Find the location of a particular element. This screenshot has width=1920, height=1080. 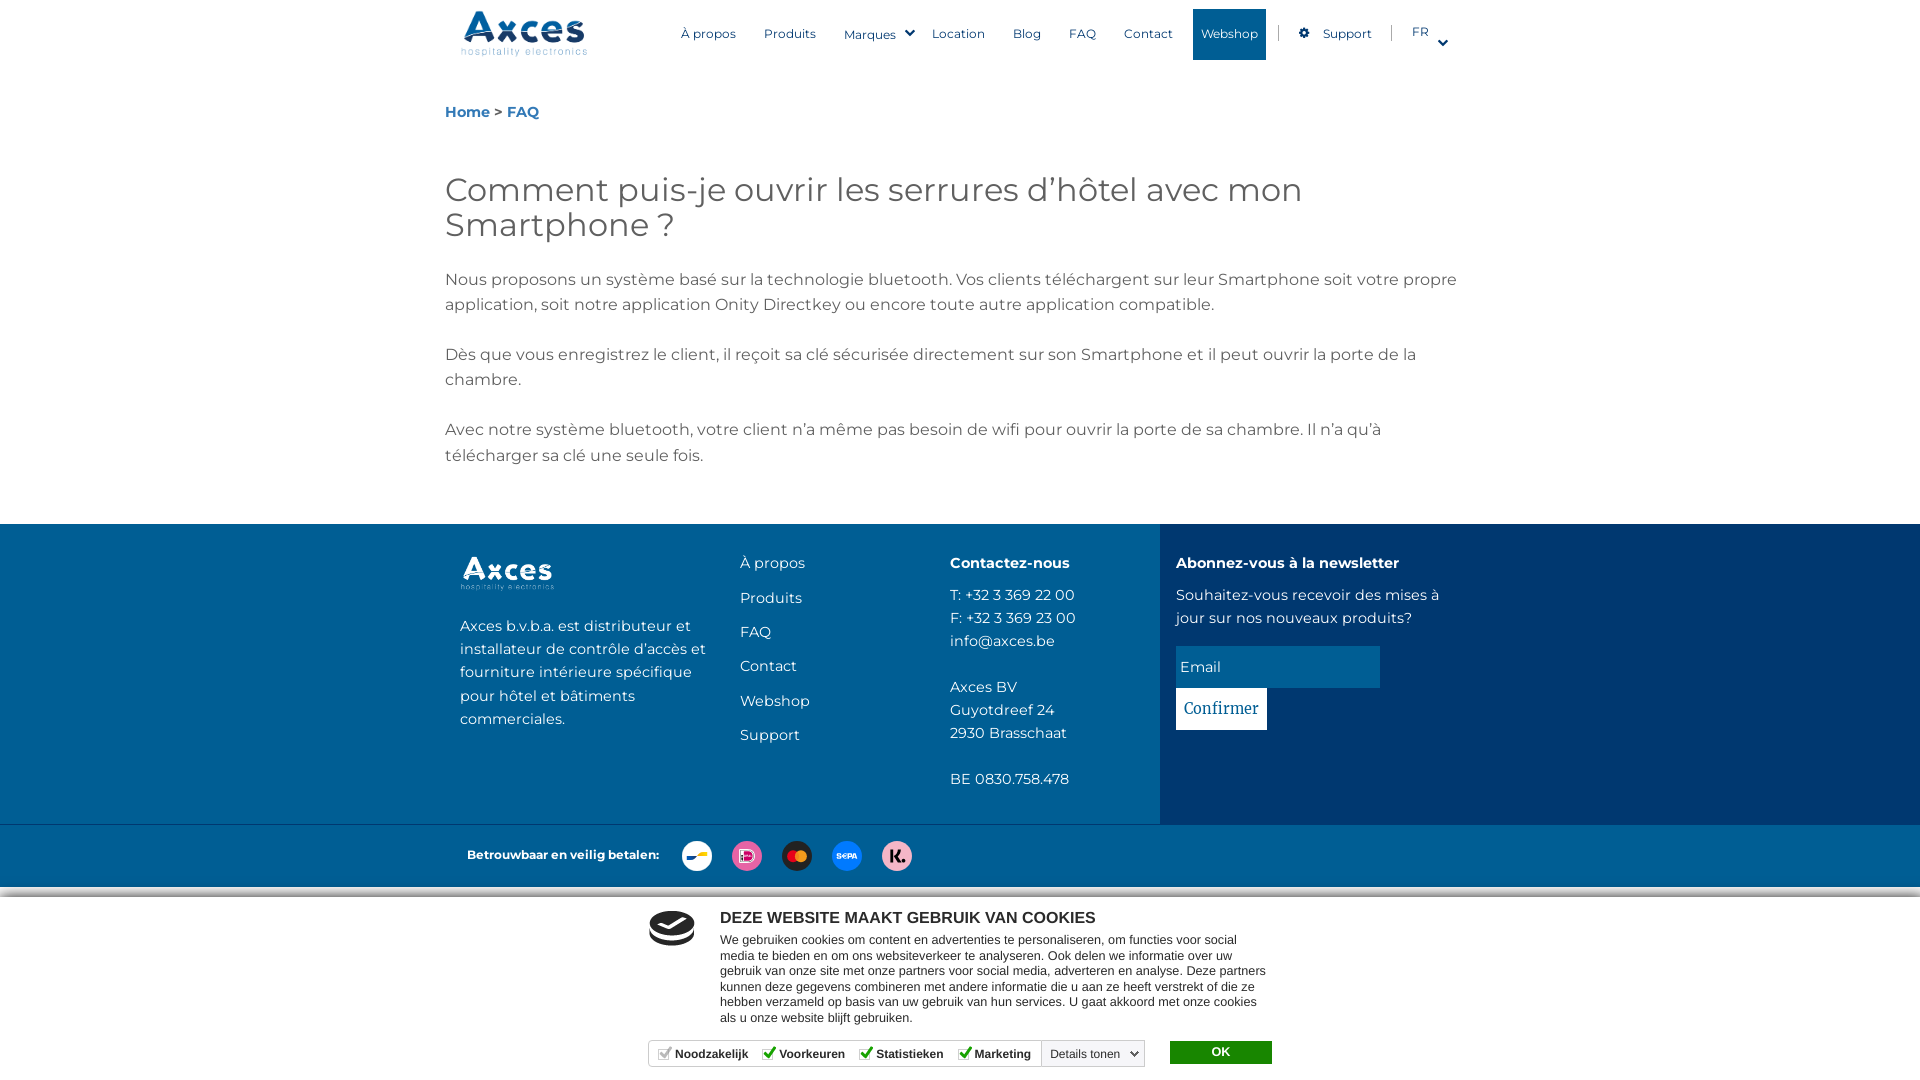

'Produits' is located at coordinates (789, 34).